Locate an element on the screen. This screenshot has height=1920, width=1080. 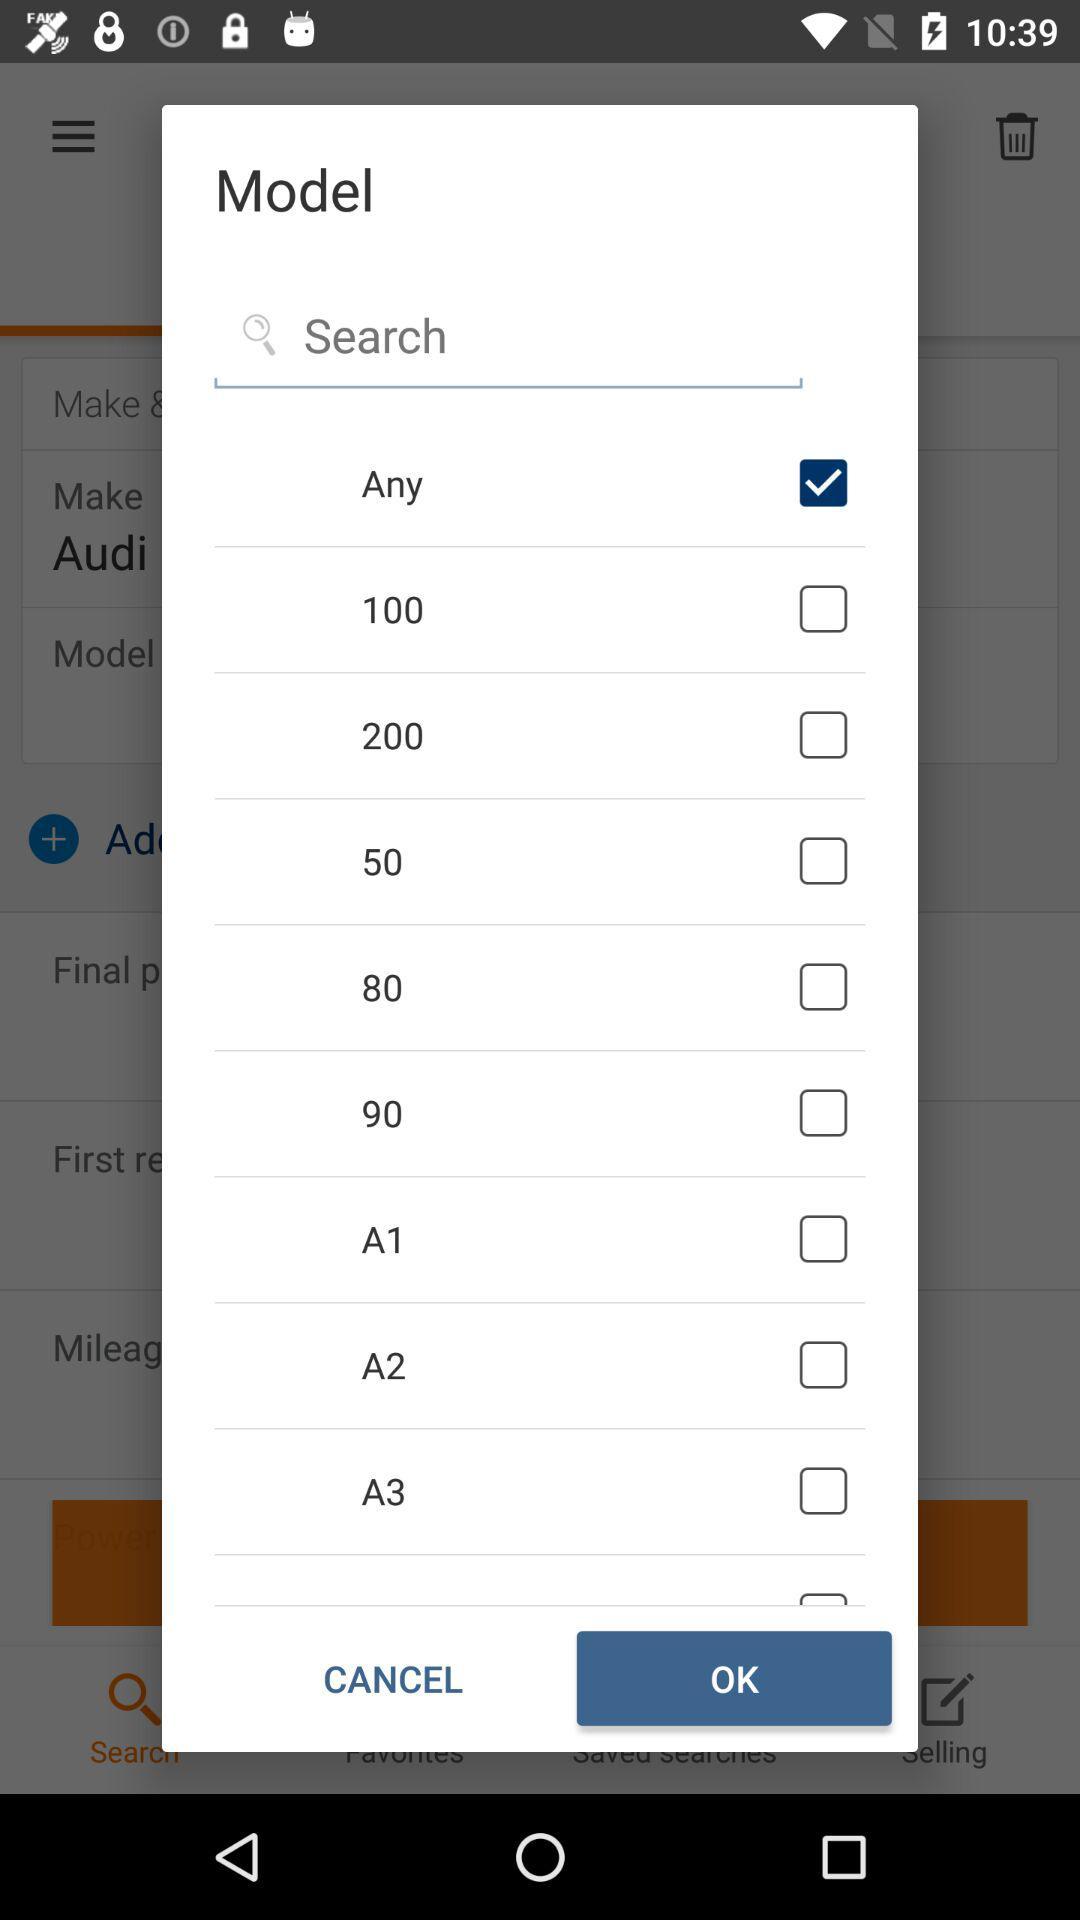
80 is located at coordinates (576, 987).